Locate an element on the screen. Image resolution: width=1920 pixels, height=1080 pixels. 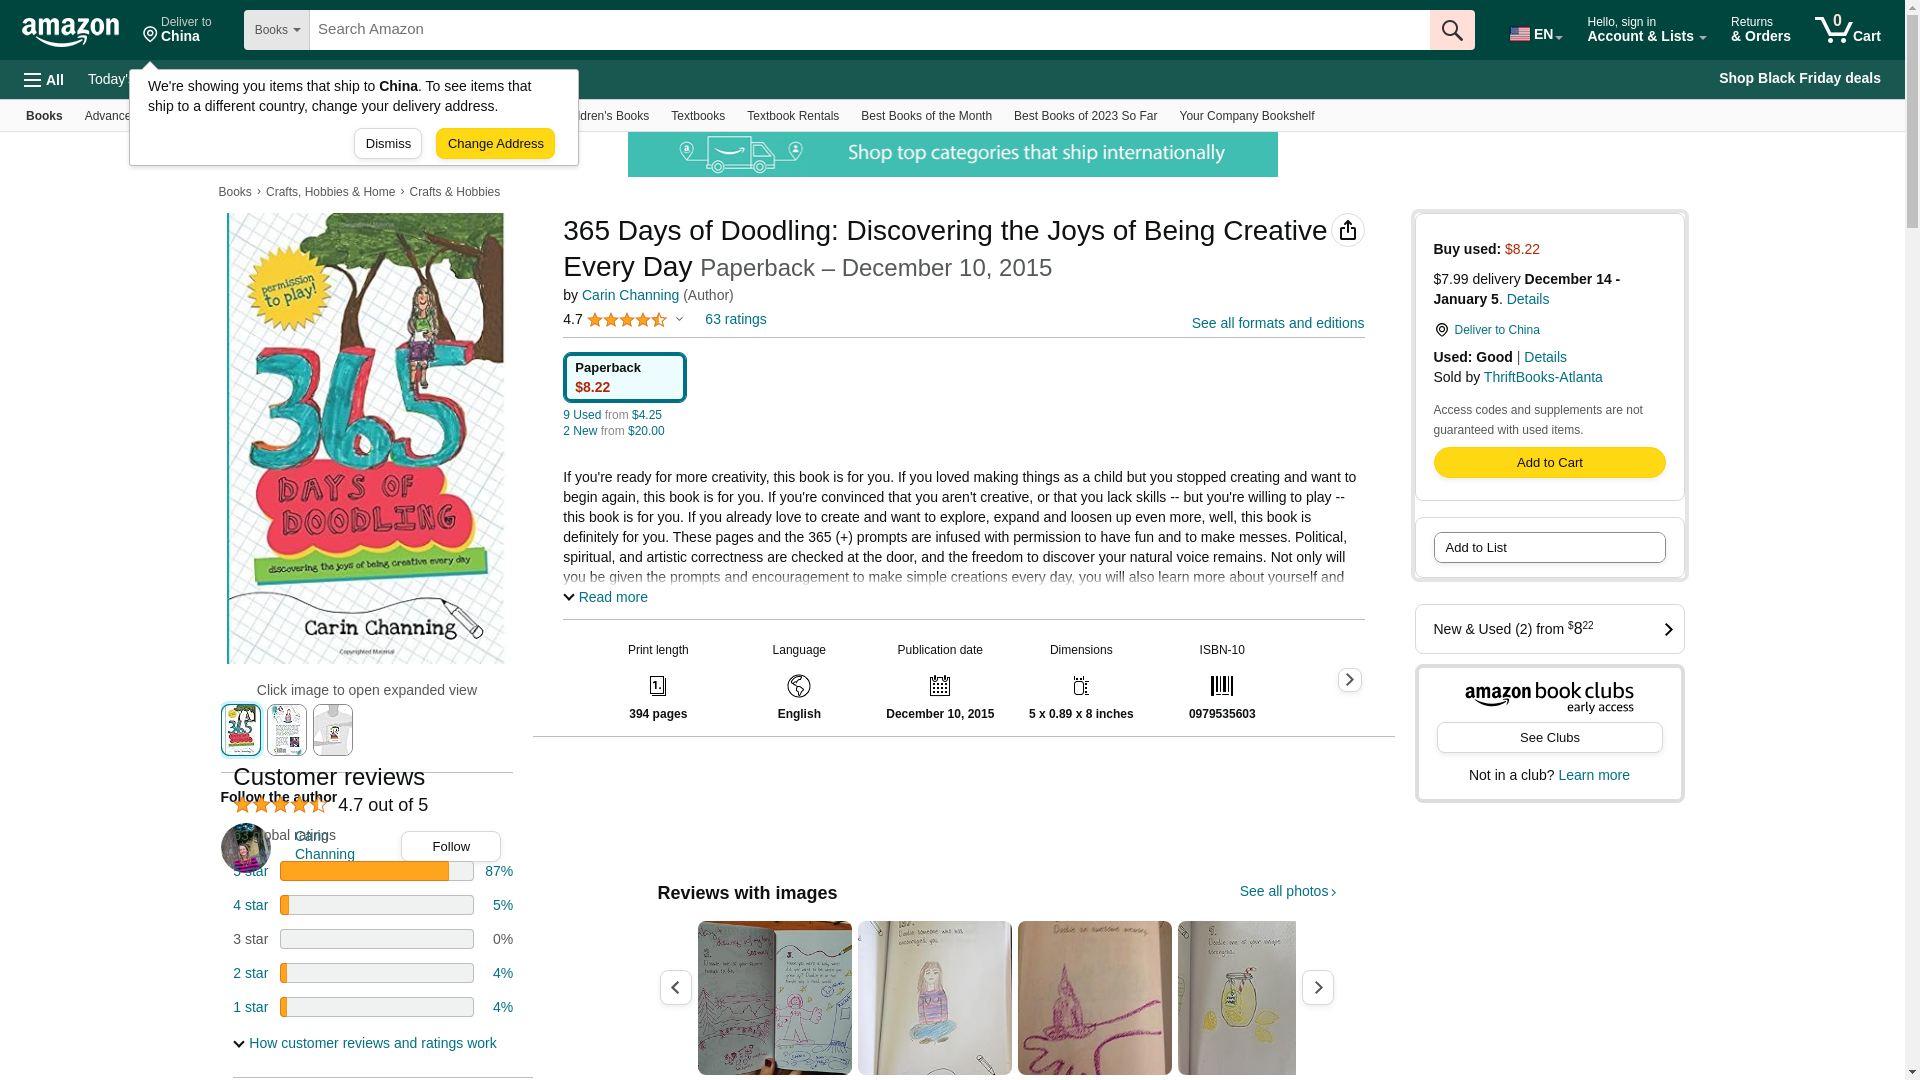
'Add to Shopping Cart' is located at coordinates (1548, 462).